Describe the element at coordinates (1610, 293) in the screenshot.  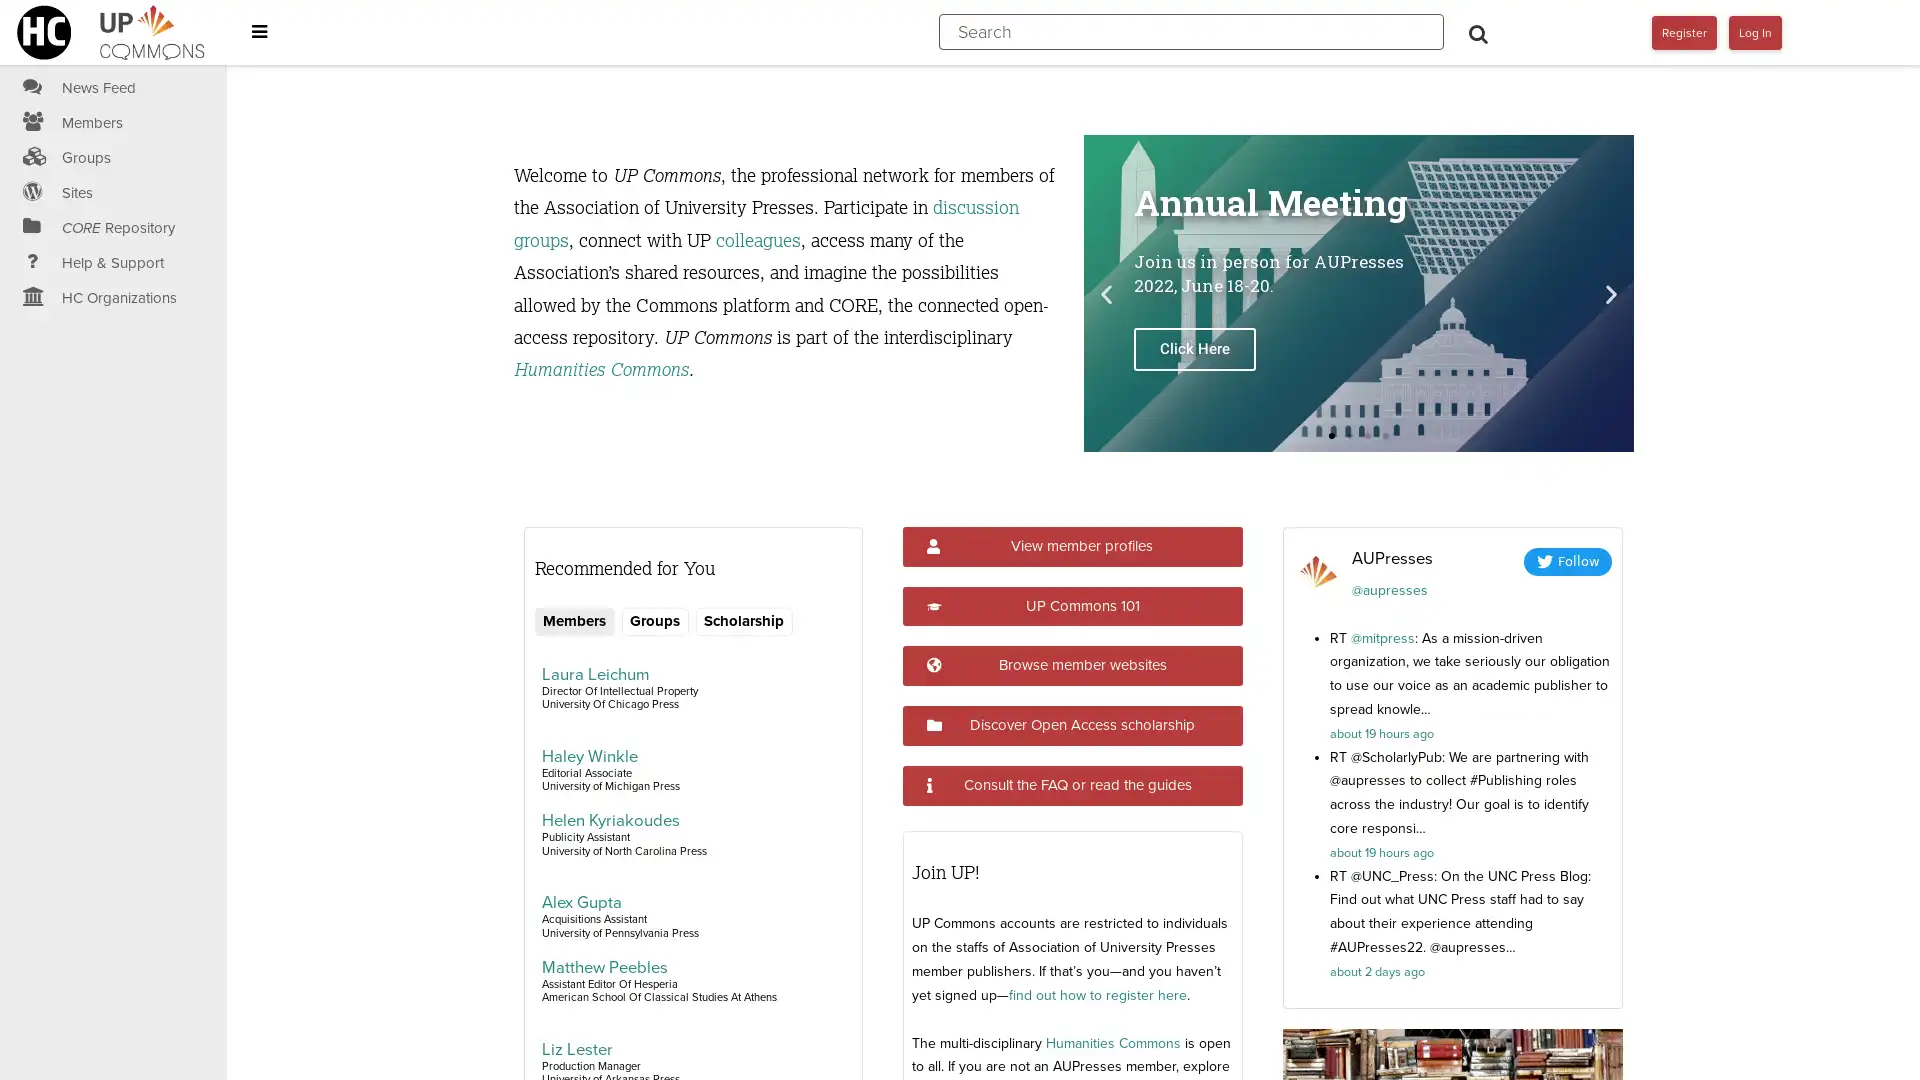
I see `Next slide` at that location.